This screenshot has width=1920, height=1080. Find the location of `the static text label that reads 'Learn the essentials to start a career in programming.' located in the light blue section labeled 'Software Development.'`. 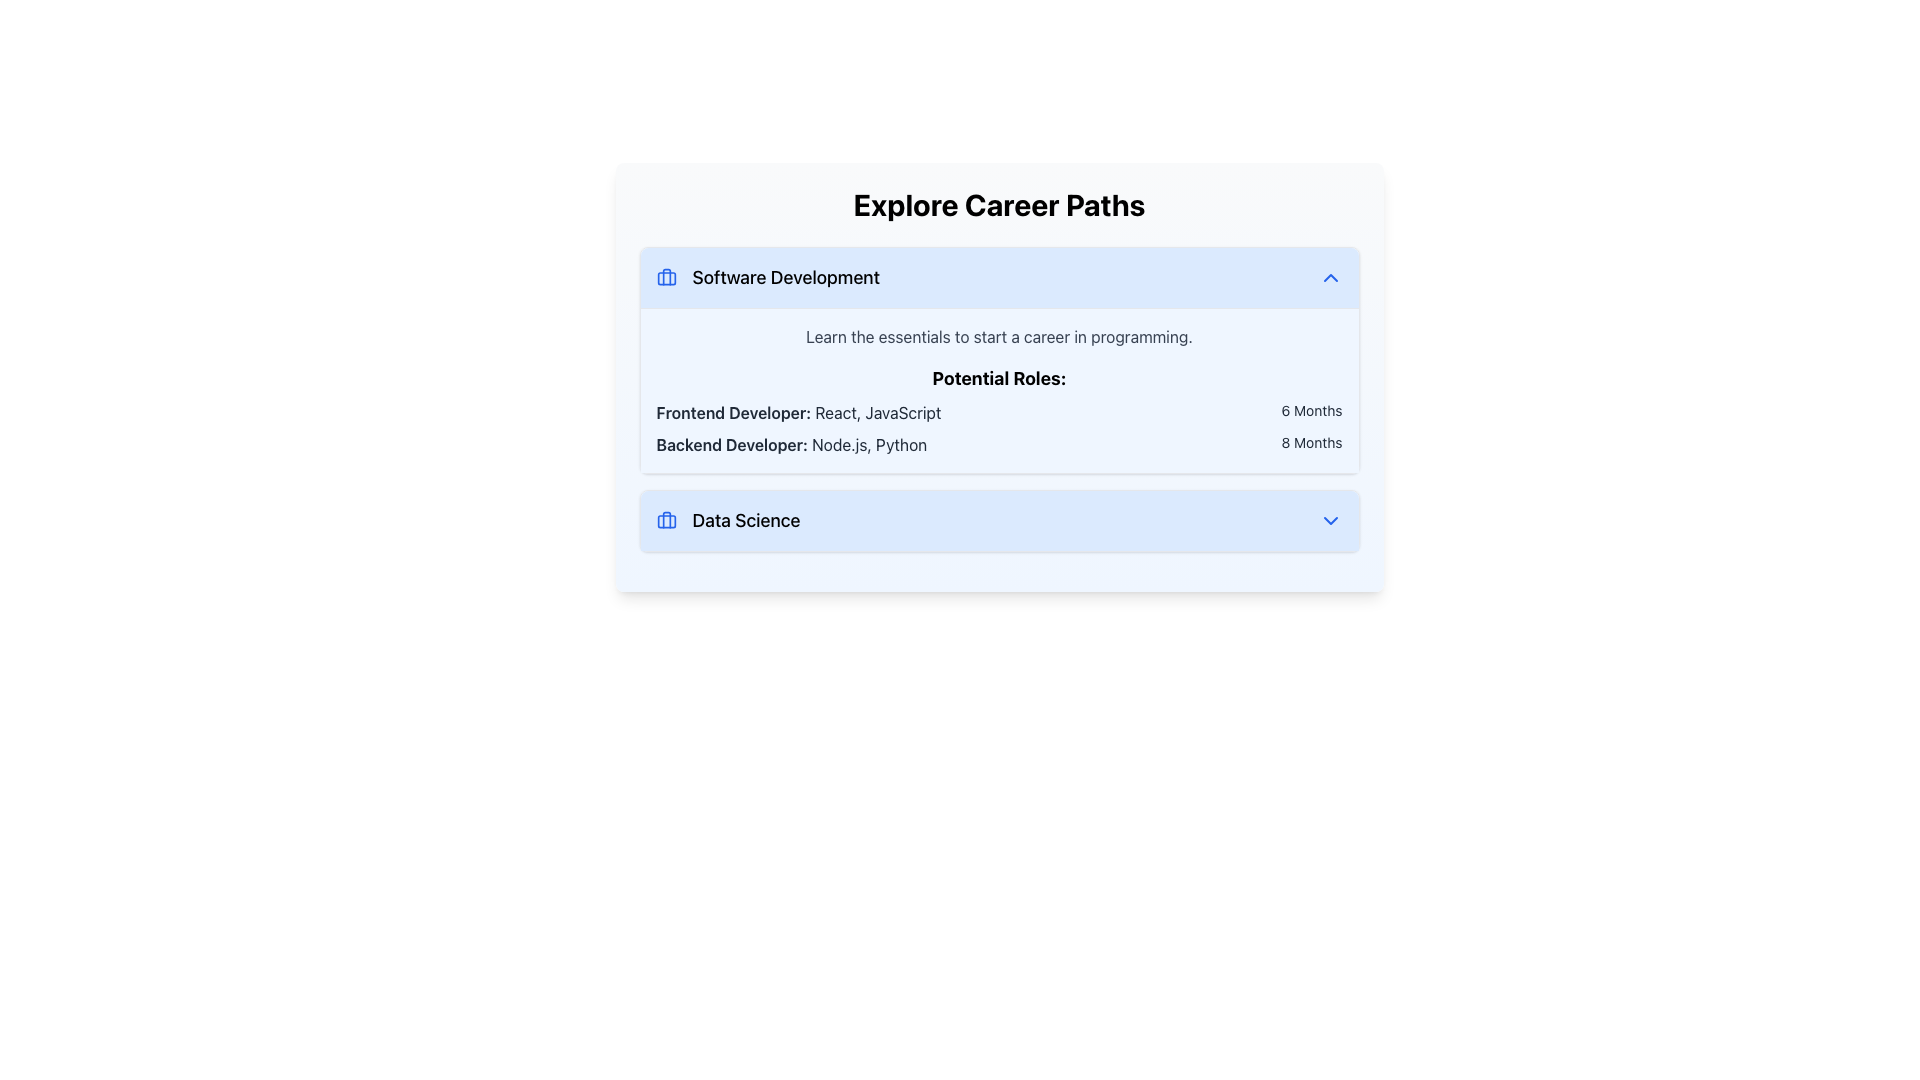

the static text label that reads 'Learn the essentials to start a career in programming.' located in the light blue section labeled 'Software Development.' is located at coordinates (999, 335).